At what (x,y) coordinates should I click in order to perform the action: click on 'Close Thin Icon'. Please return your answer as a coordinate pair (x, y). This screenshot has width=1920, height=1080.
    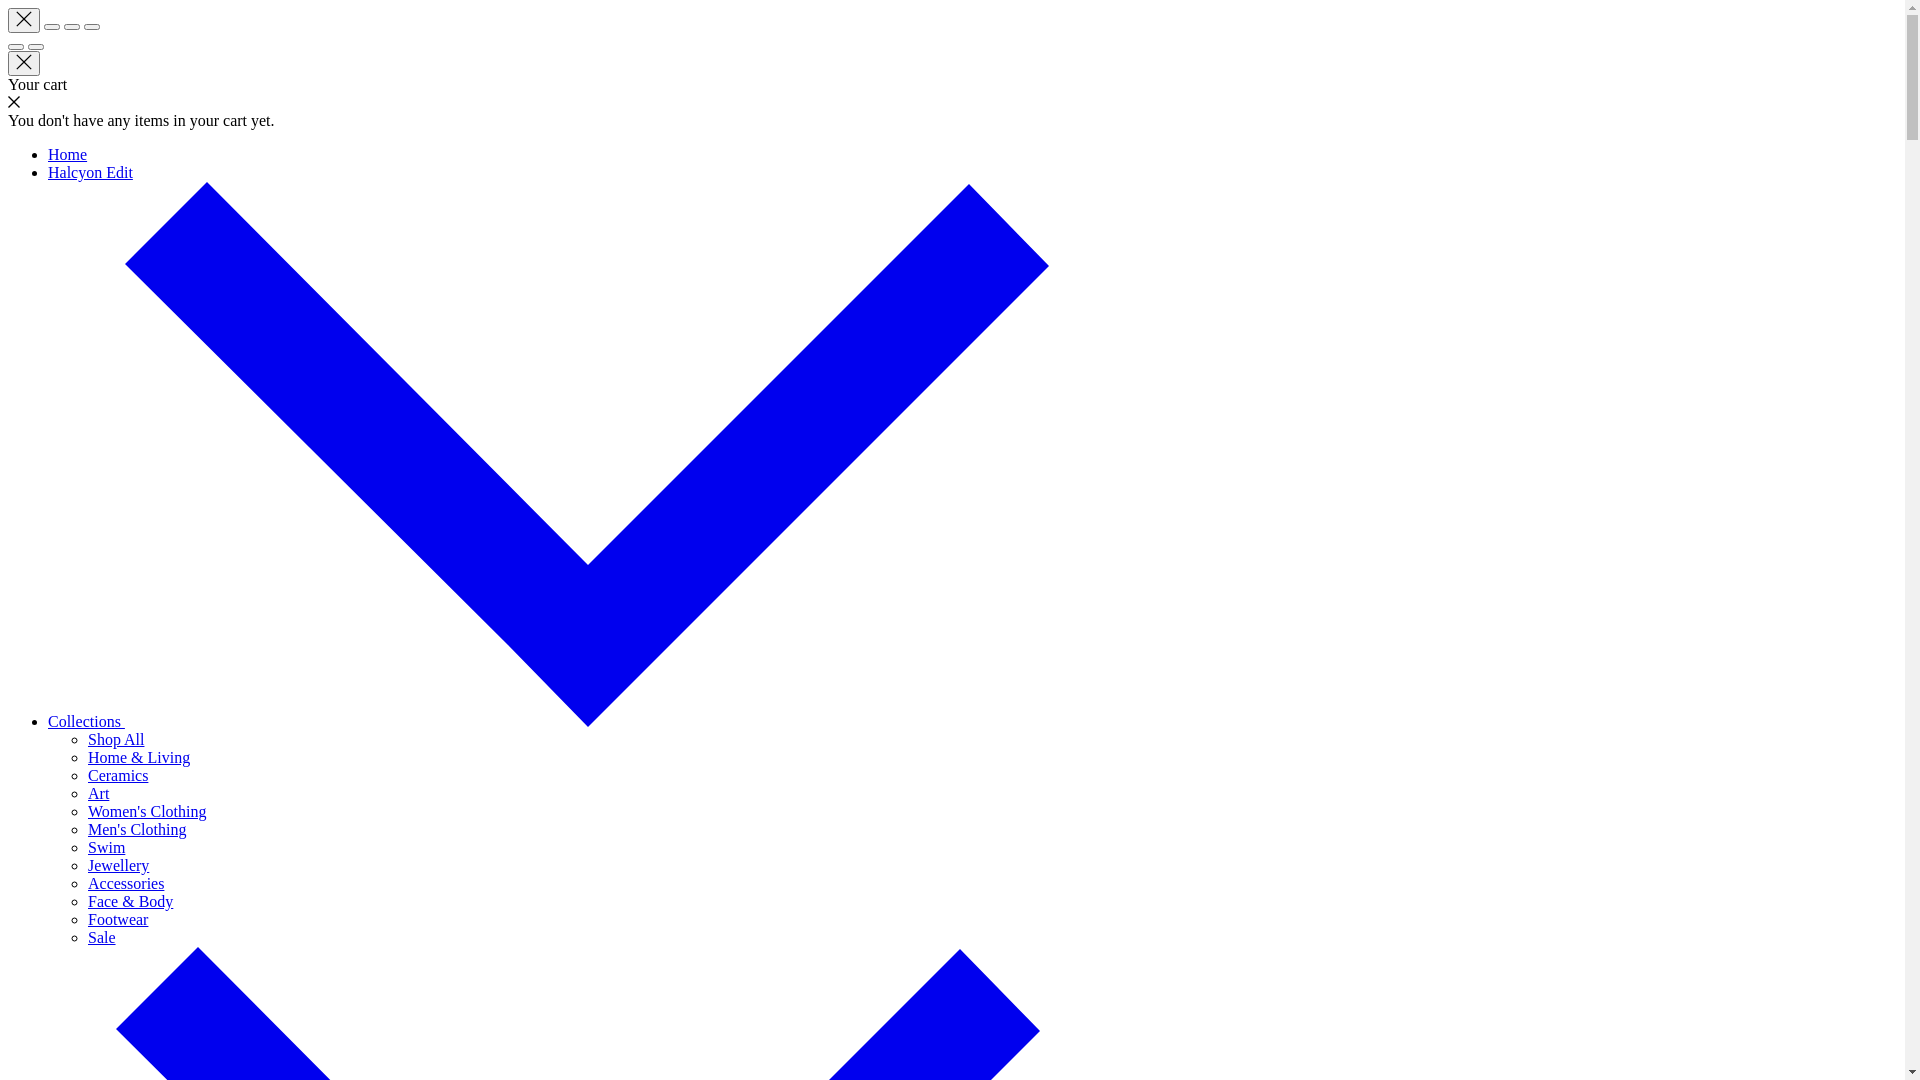
    Looking at the image, I should click on (24, 20).